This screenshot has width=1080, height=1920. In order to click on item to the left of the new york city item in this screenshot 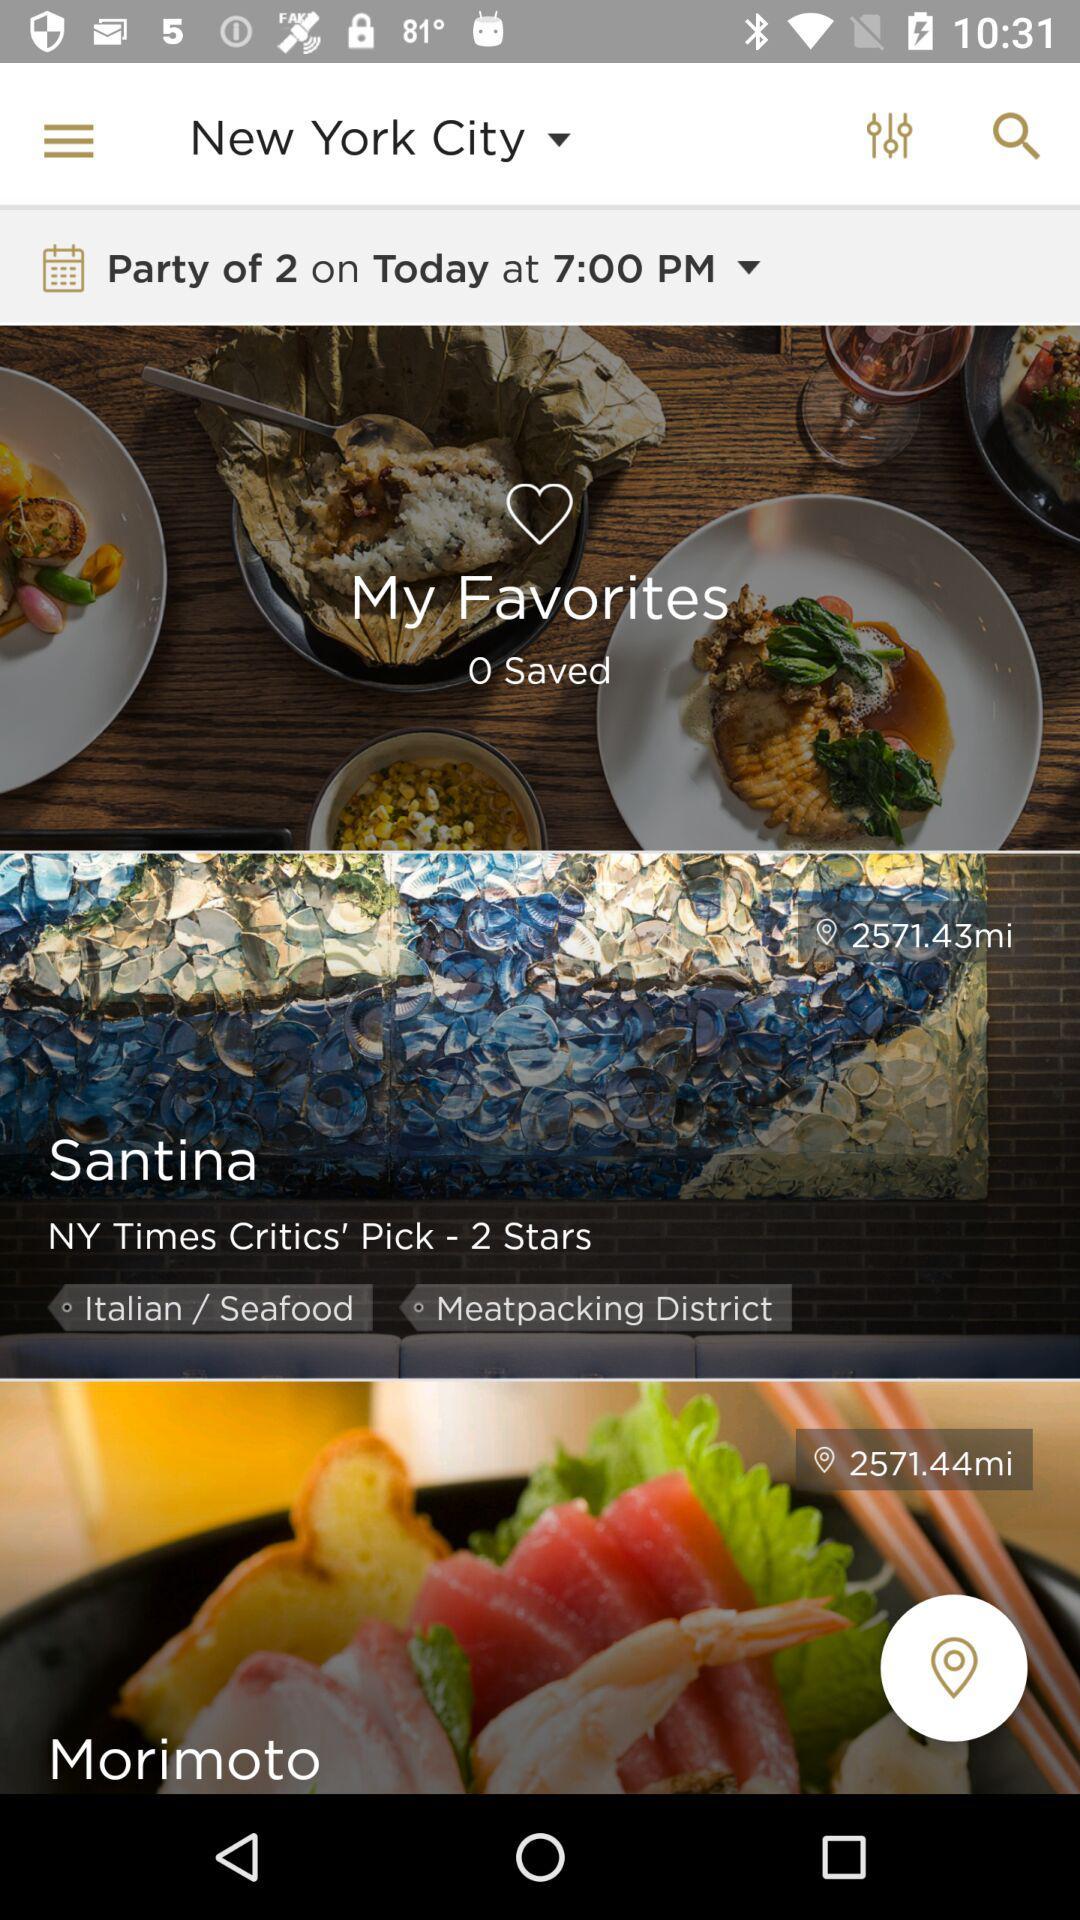, I will do `click(72, 135)`.